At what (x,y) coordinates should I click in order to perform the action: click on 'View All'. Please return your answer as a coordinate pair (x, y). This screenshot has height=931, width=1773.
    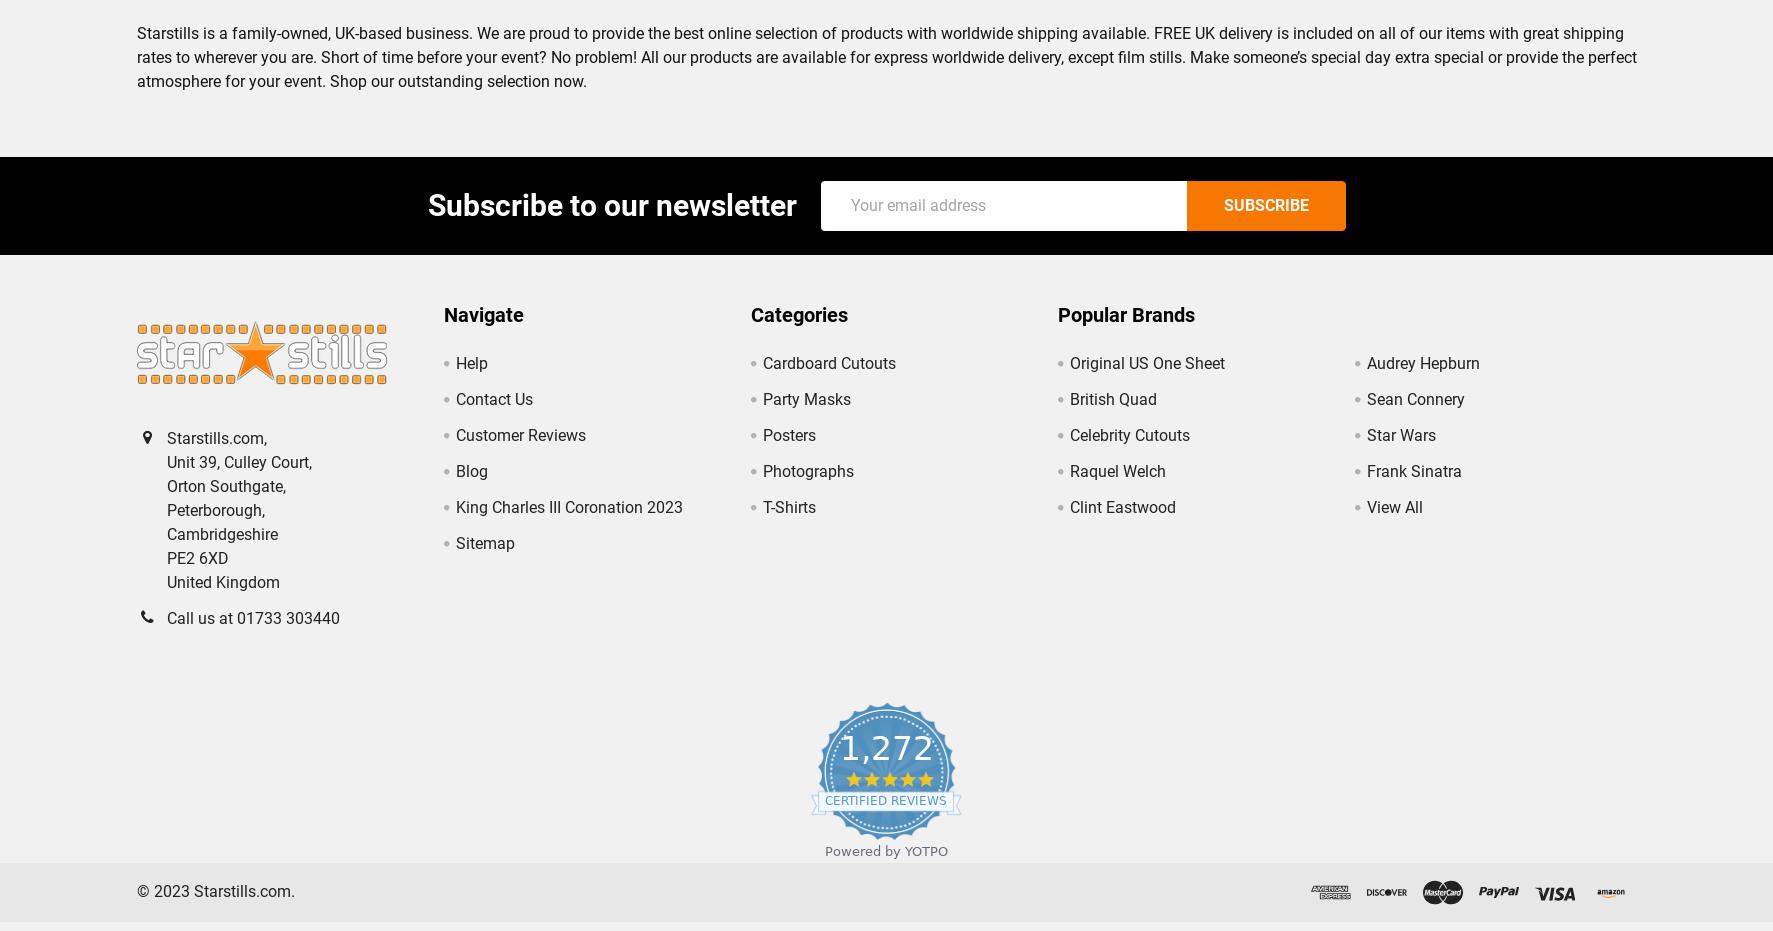
    Looking at the image, I should click on (1366, 523).